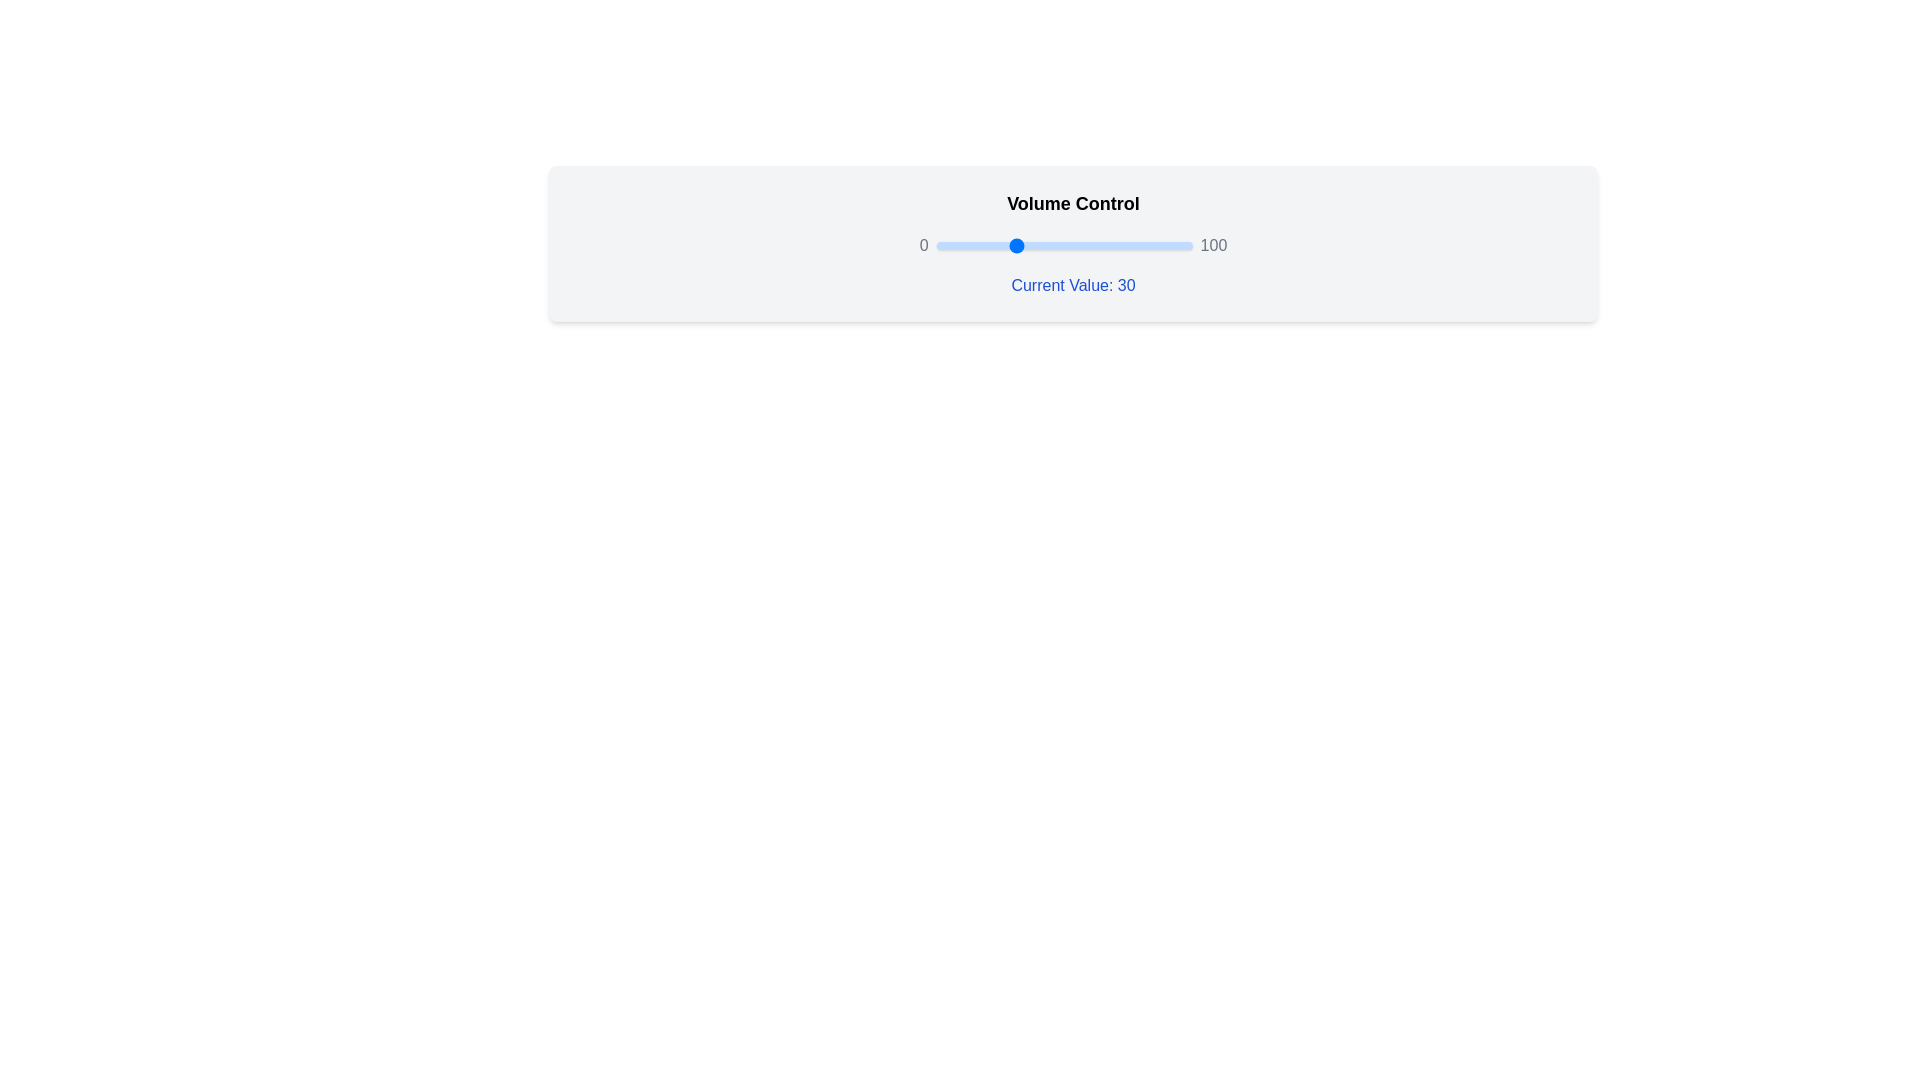 The image size is (1920, 1080). I want to click on the slider to set the volume to 50, so click(1063, 245).